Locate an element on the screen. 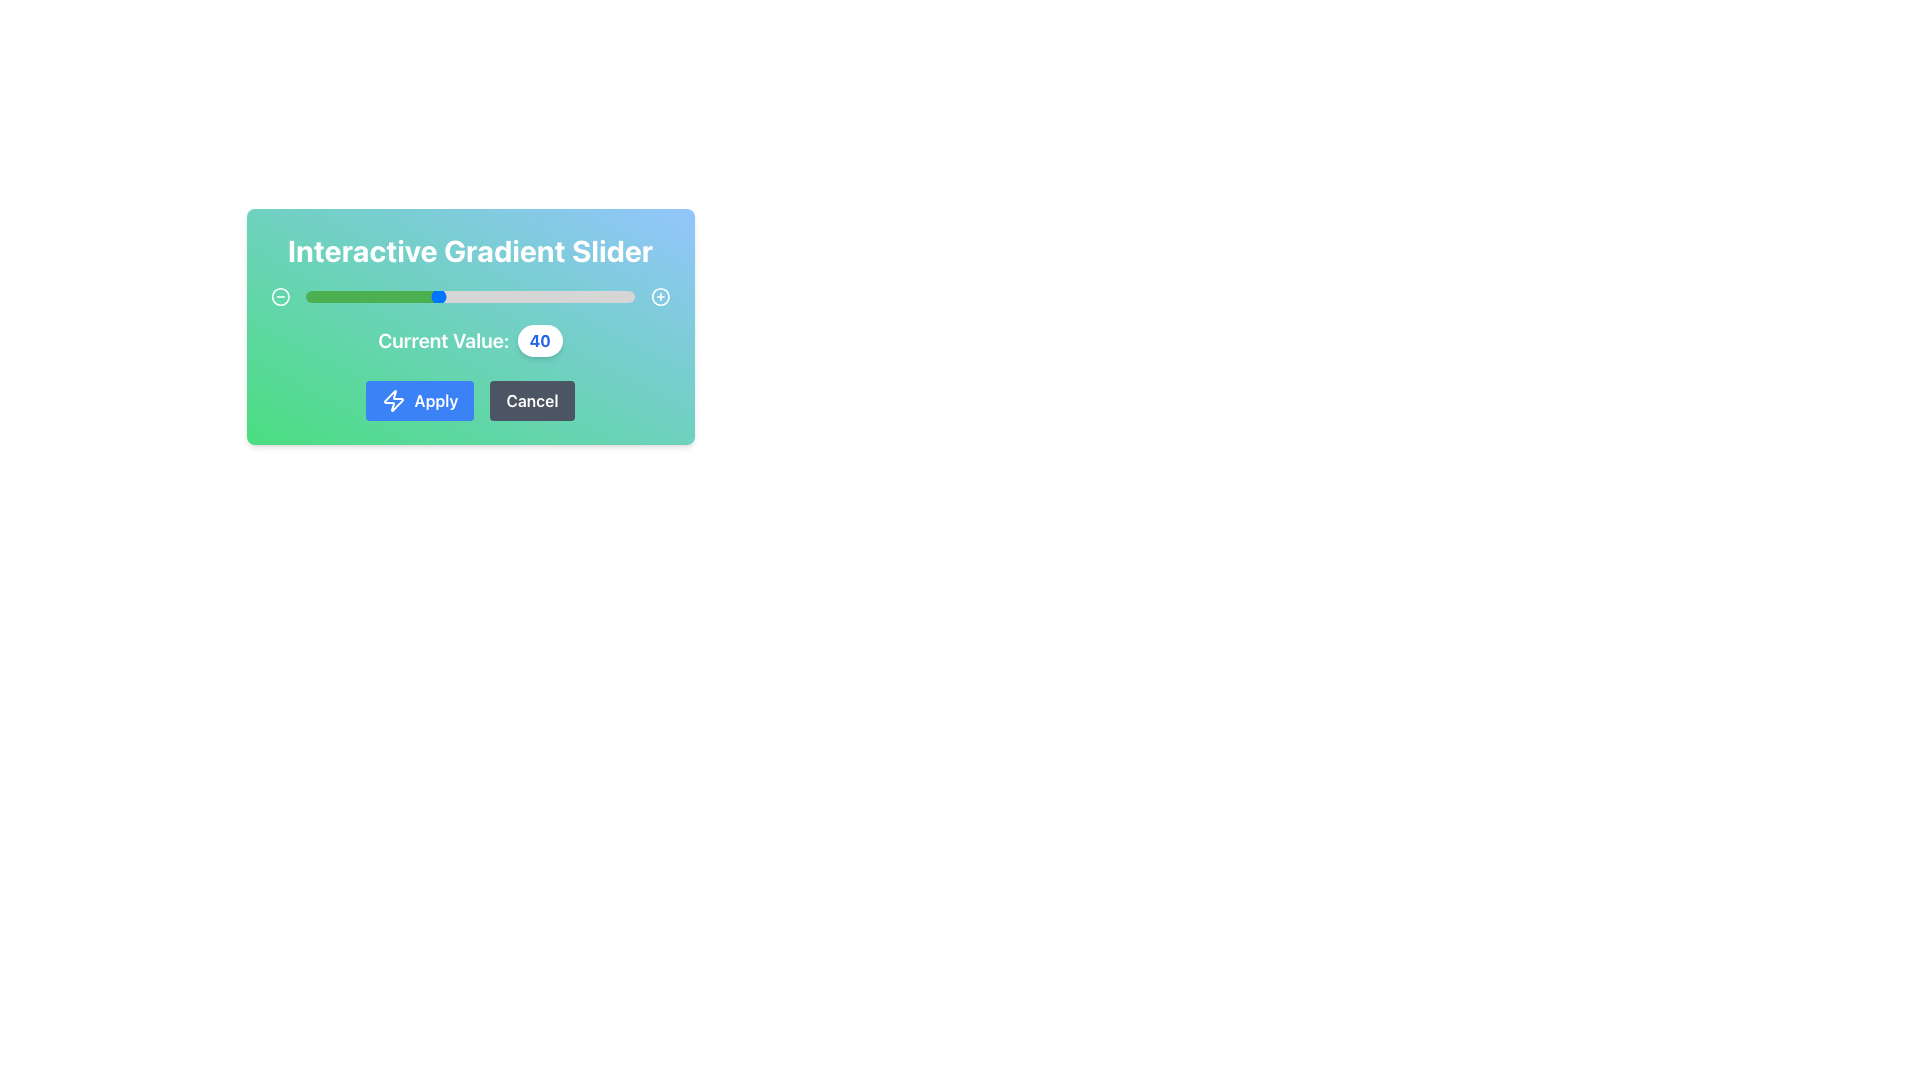  the slider is located at coordinates (361, 297).